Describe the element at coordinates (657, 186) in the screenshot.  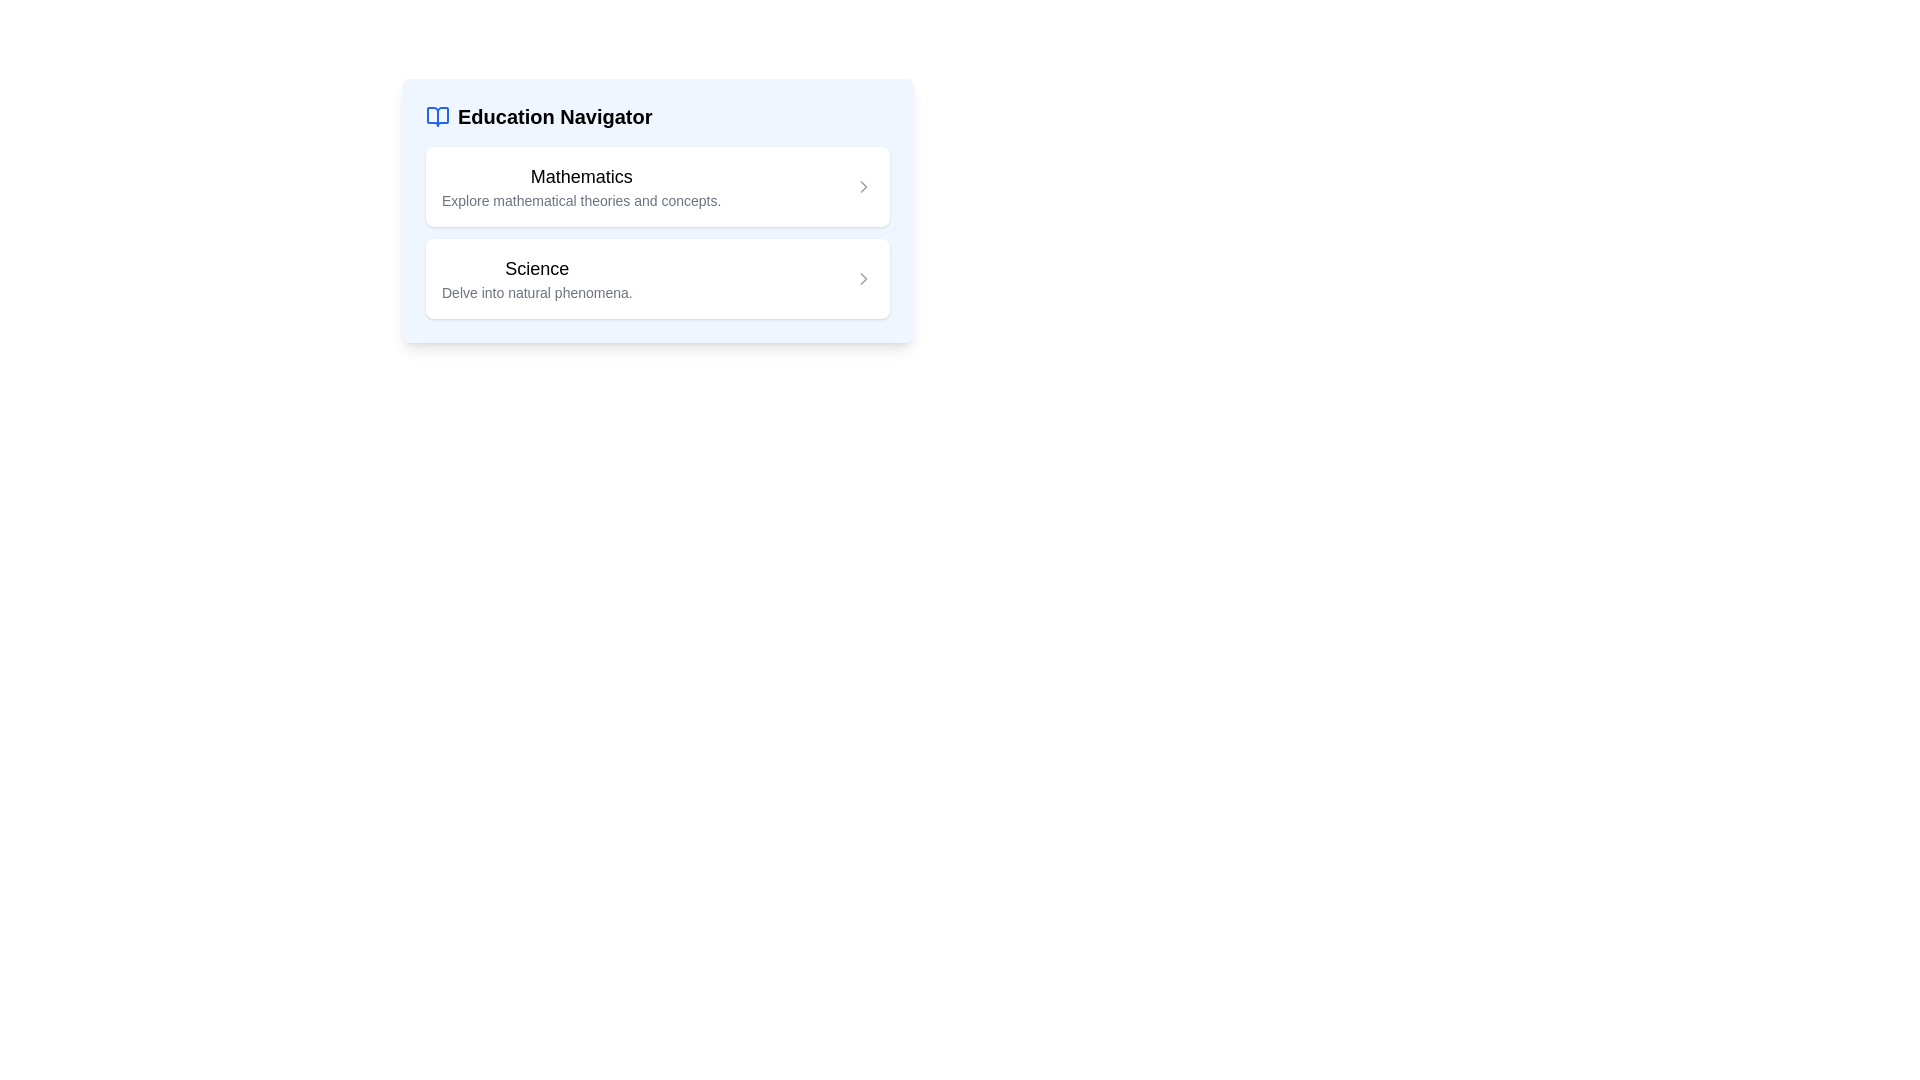
I see `the first card in the 'Education Navigator' section that represents the 'Mathematics' navigation option` at that location.